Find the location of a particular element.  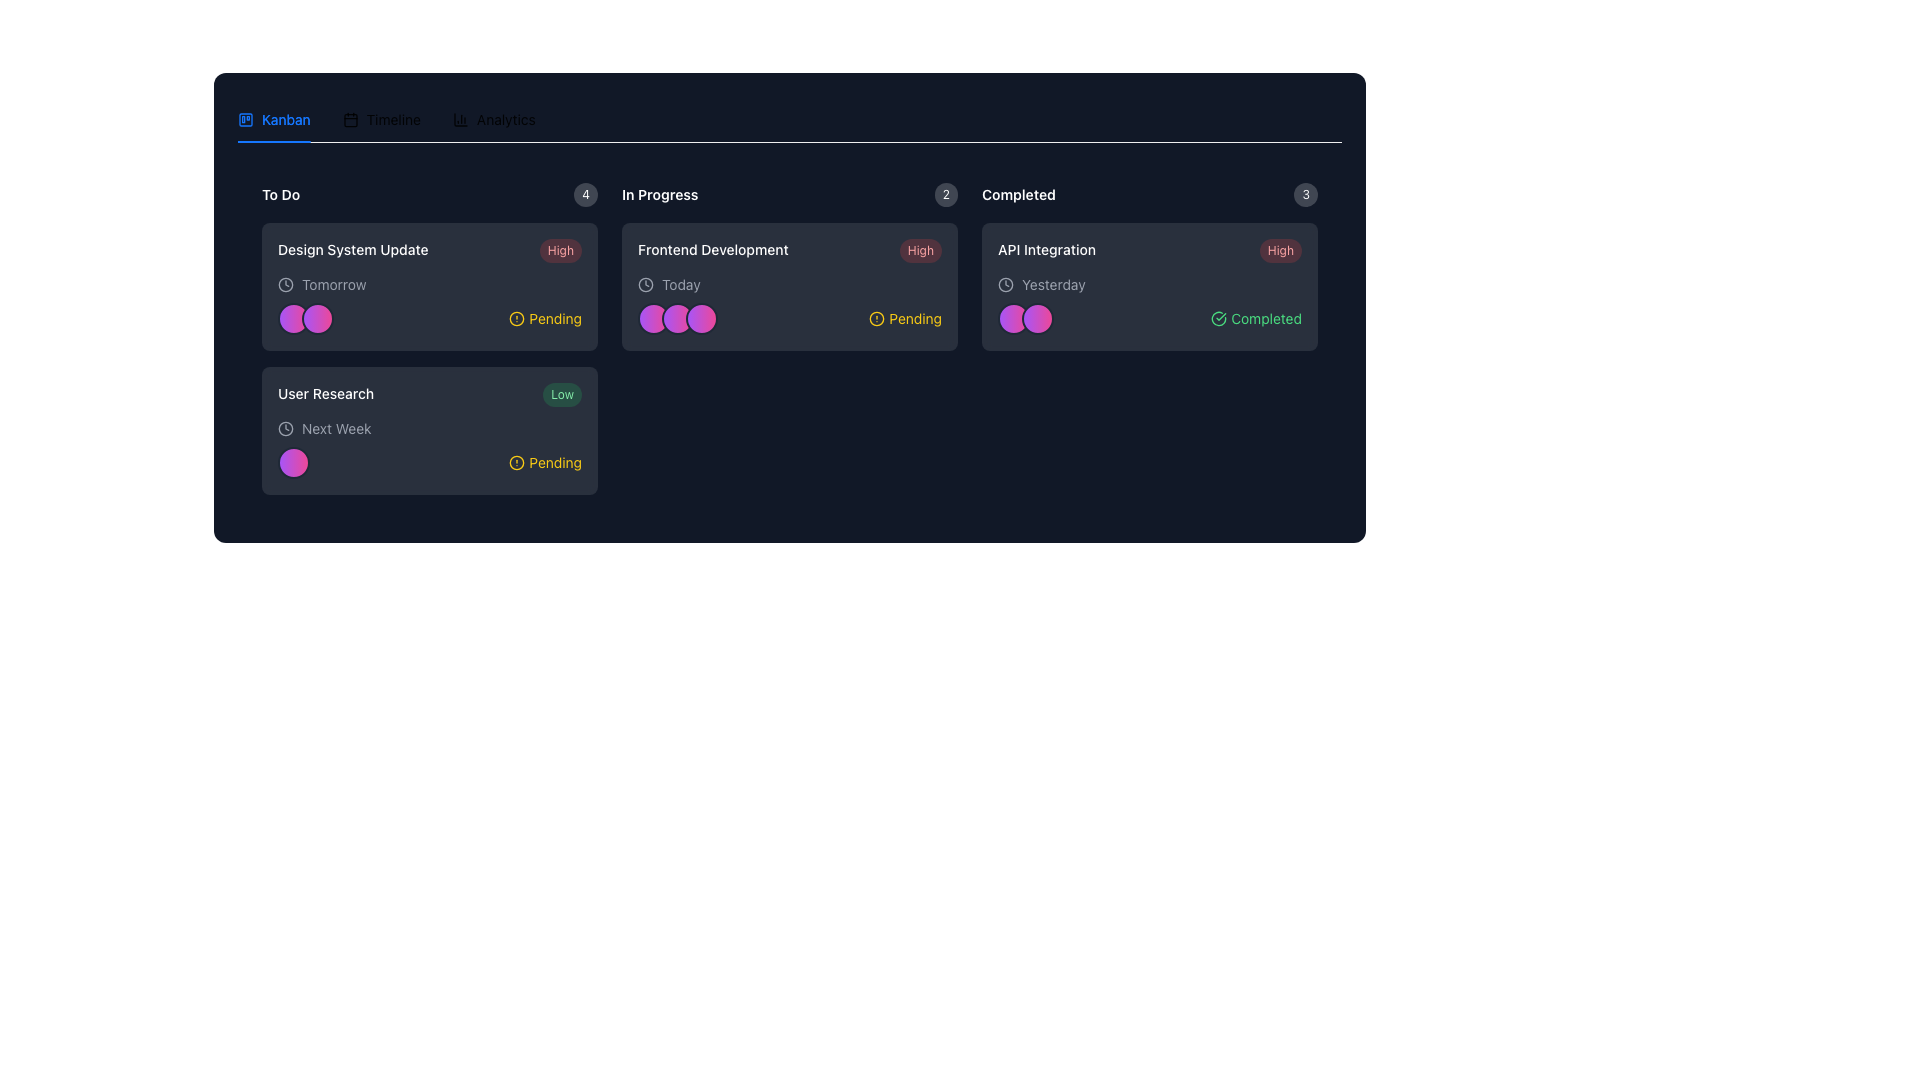

the 'Timeline' tab option, which is the second tab in the horizontal navigation bar is located at coordinates (381, 119).